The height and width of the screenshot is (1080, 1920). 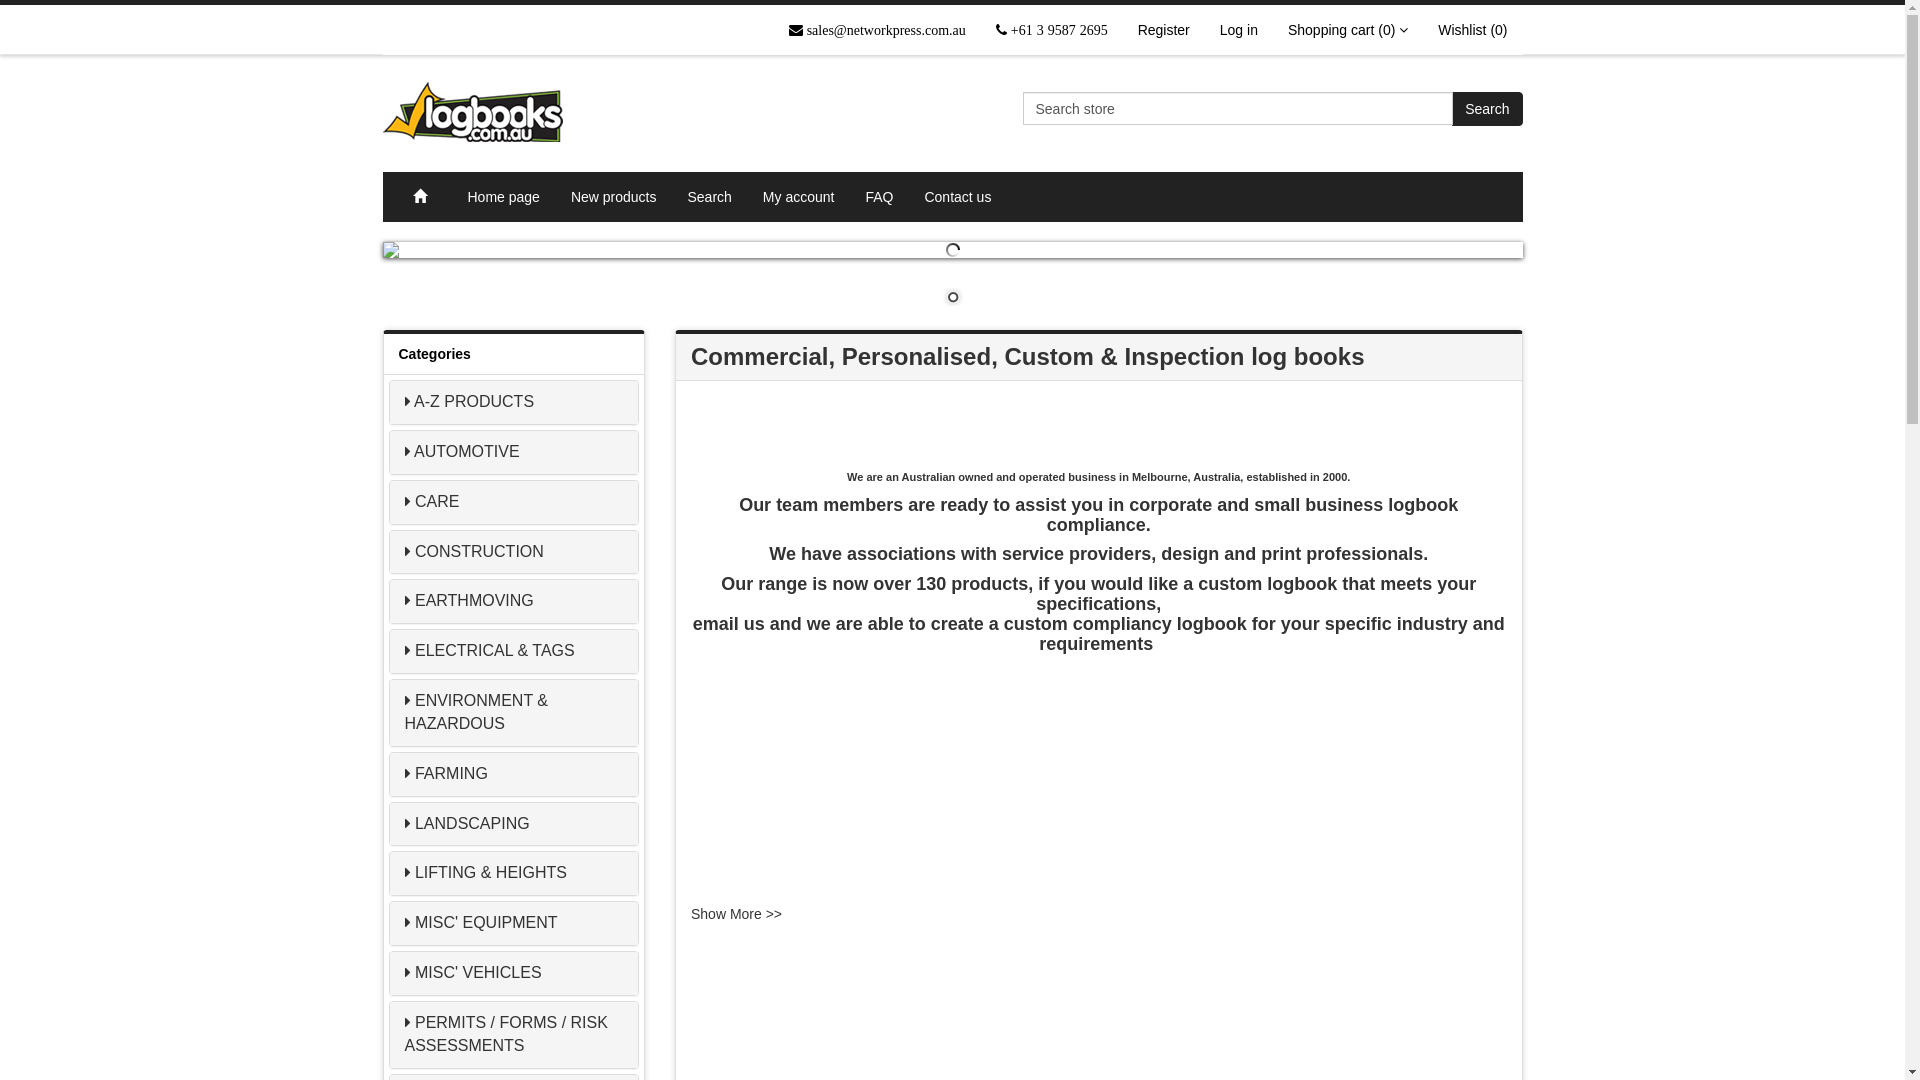 What do you see at coordinates (1271, 30) in the screenshot?
I see `'Shopping cart (0)'` at bounding box center [1271, 30].